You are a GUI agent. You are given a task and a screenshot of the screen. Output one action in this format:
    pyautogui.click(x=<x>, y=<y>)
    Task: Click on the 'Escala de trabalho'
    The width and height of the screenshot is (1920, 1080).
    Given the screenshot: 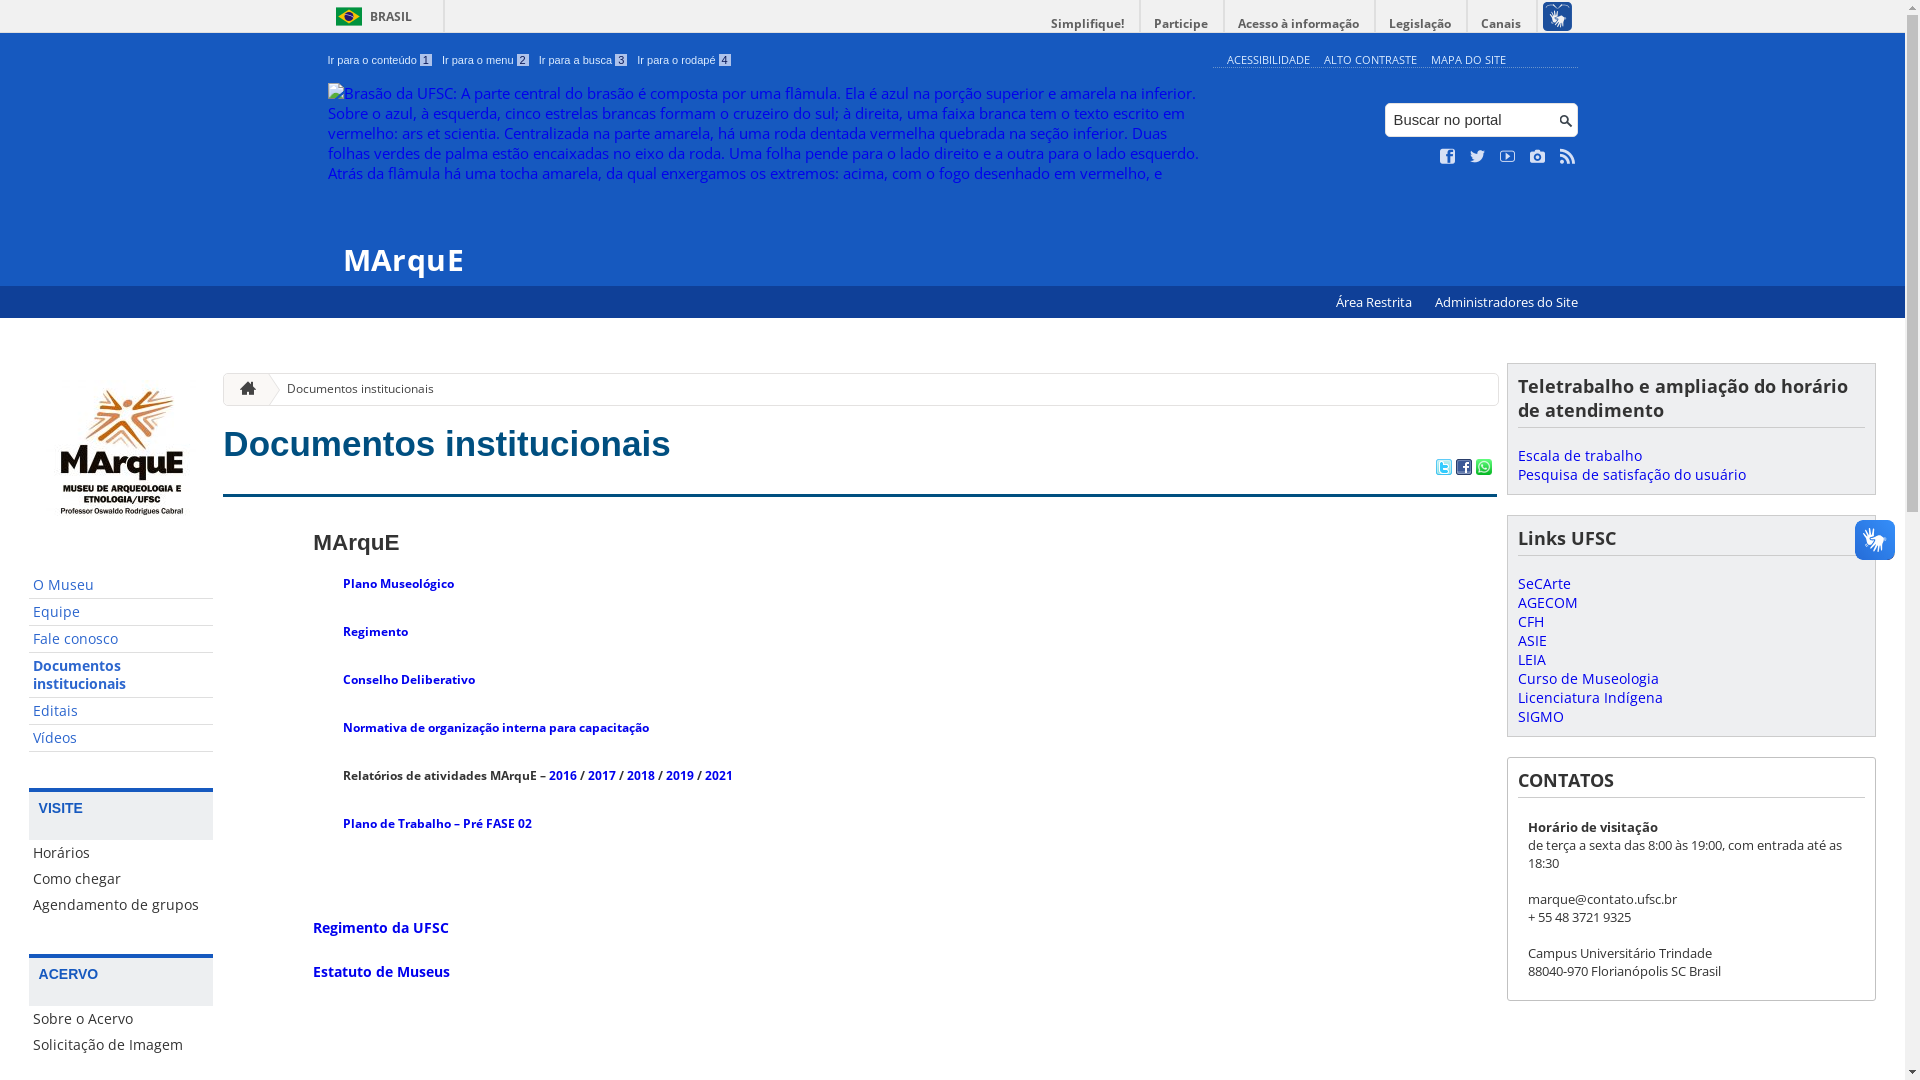 What is the action you would take?
    pyautogui.click(x=1578, y=455)
    